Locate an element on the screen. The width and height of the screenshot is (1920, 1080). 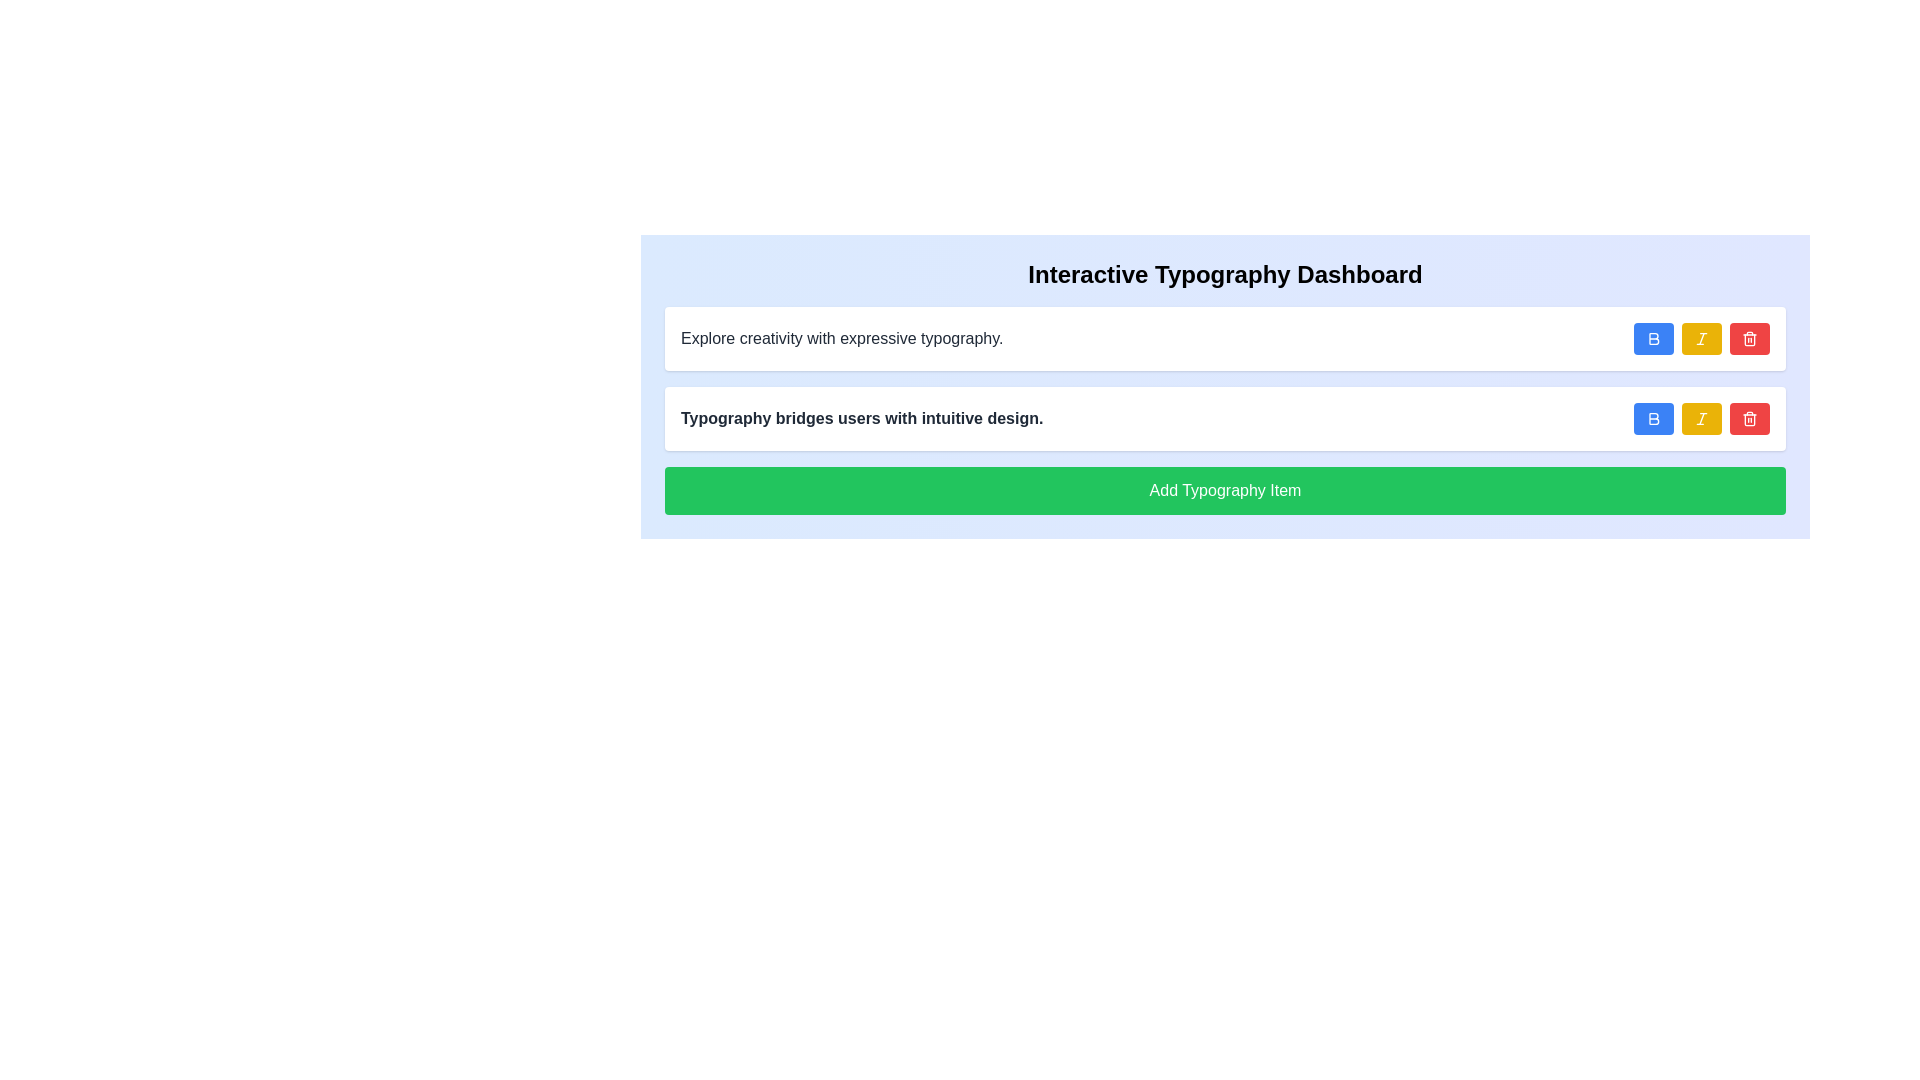
the delete icon located within the red button on the right side of the second row of list items is located at coordinates (1749, 418).